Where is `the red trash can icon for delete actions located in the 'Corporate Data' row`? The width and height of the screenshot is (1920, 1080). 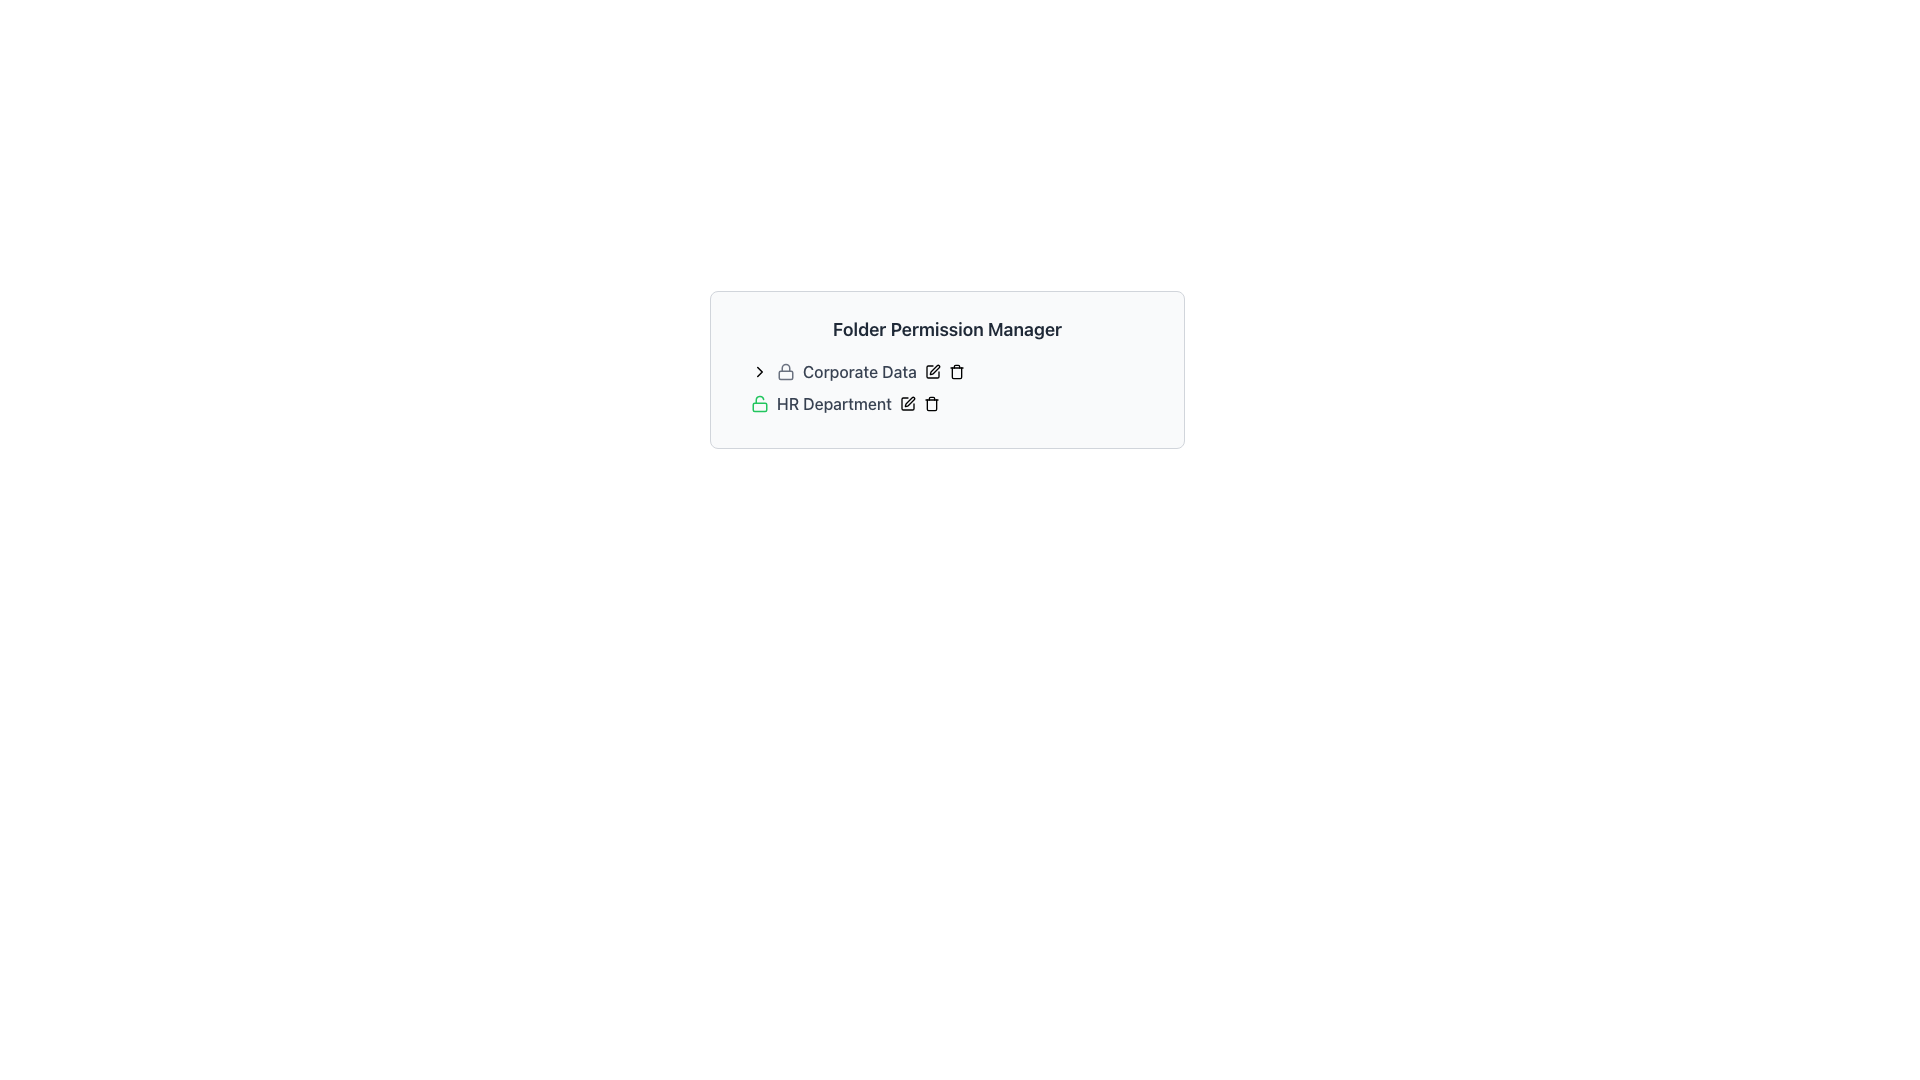
the red trash can icon for delete actions located in the 'Corporate Data' row is located at coordinates (955, 373).